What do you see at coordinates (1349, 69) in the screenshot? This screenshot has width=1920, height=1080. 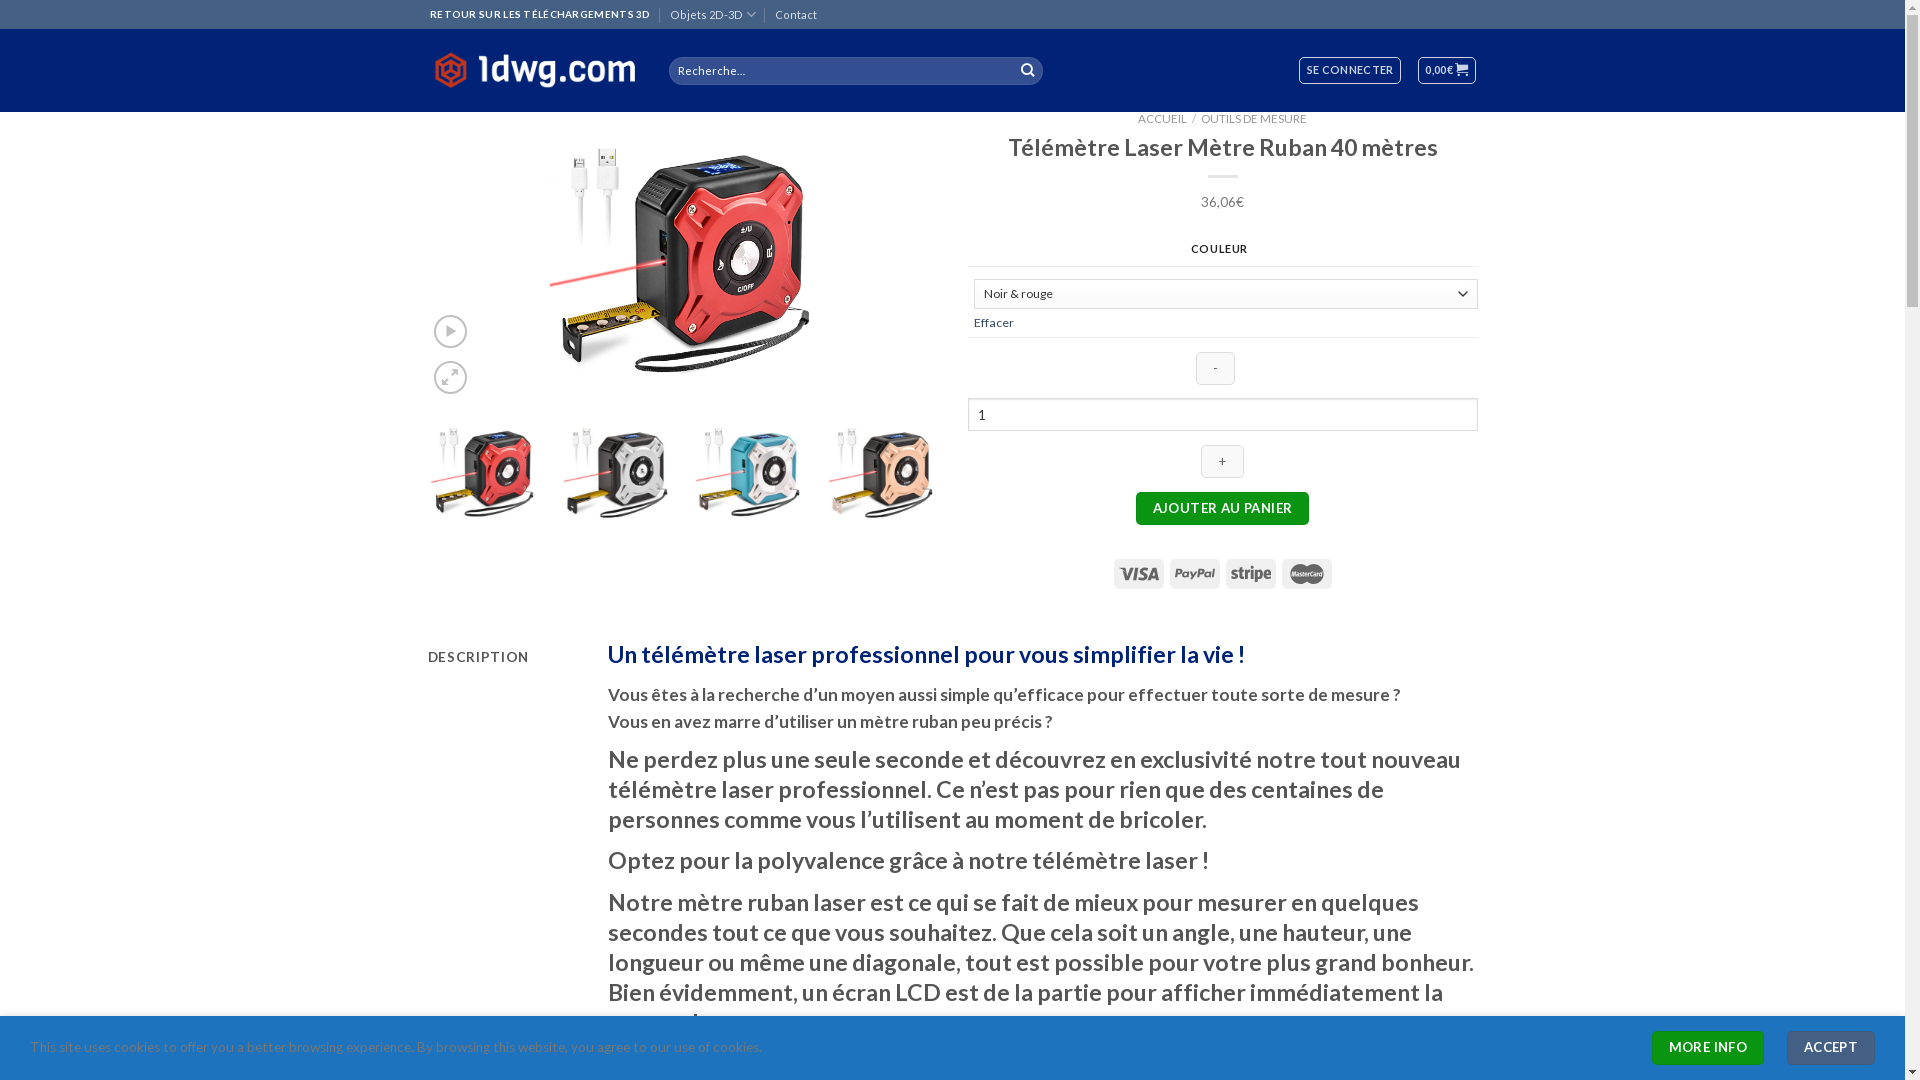 I see `'SE CONNECTER'` at bounding box center [1349, 69].